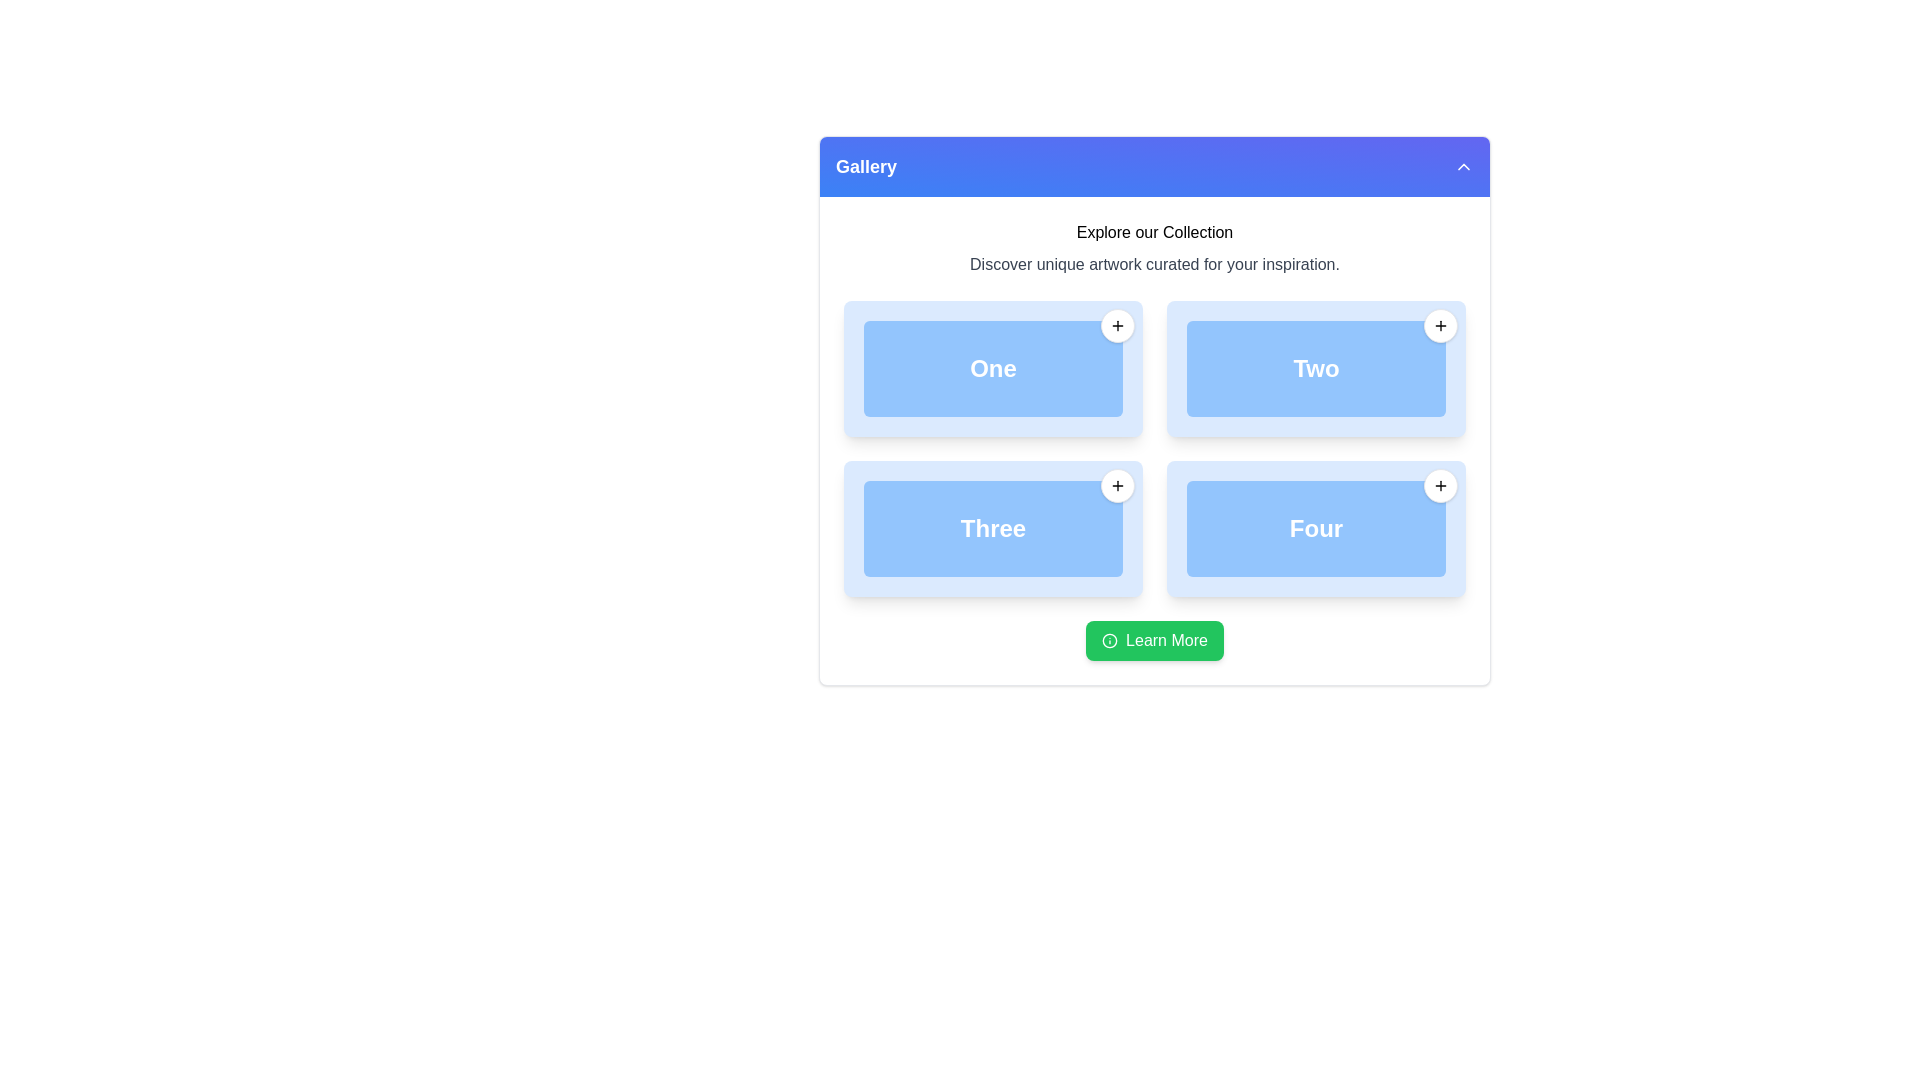 The image size is (1920, 1080). Describe the element at coordinates (1109, 640) in the screenshot. I see `the leftmost icon within the green button located at the bottom center of the interface, which indicates additional information about the 'Learn More' button` at that location.